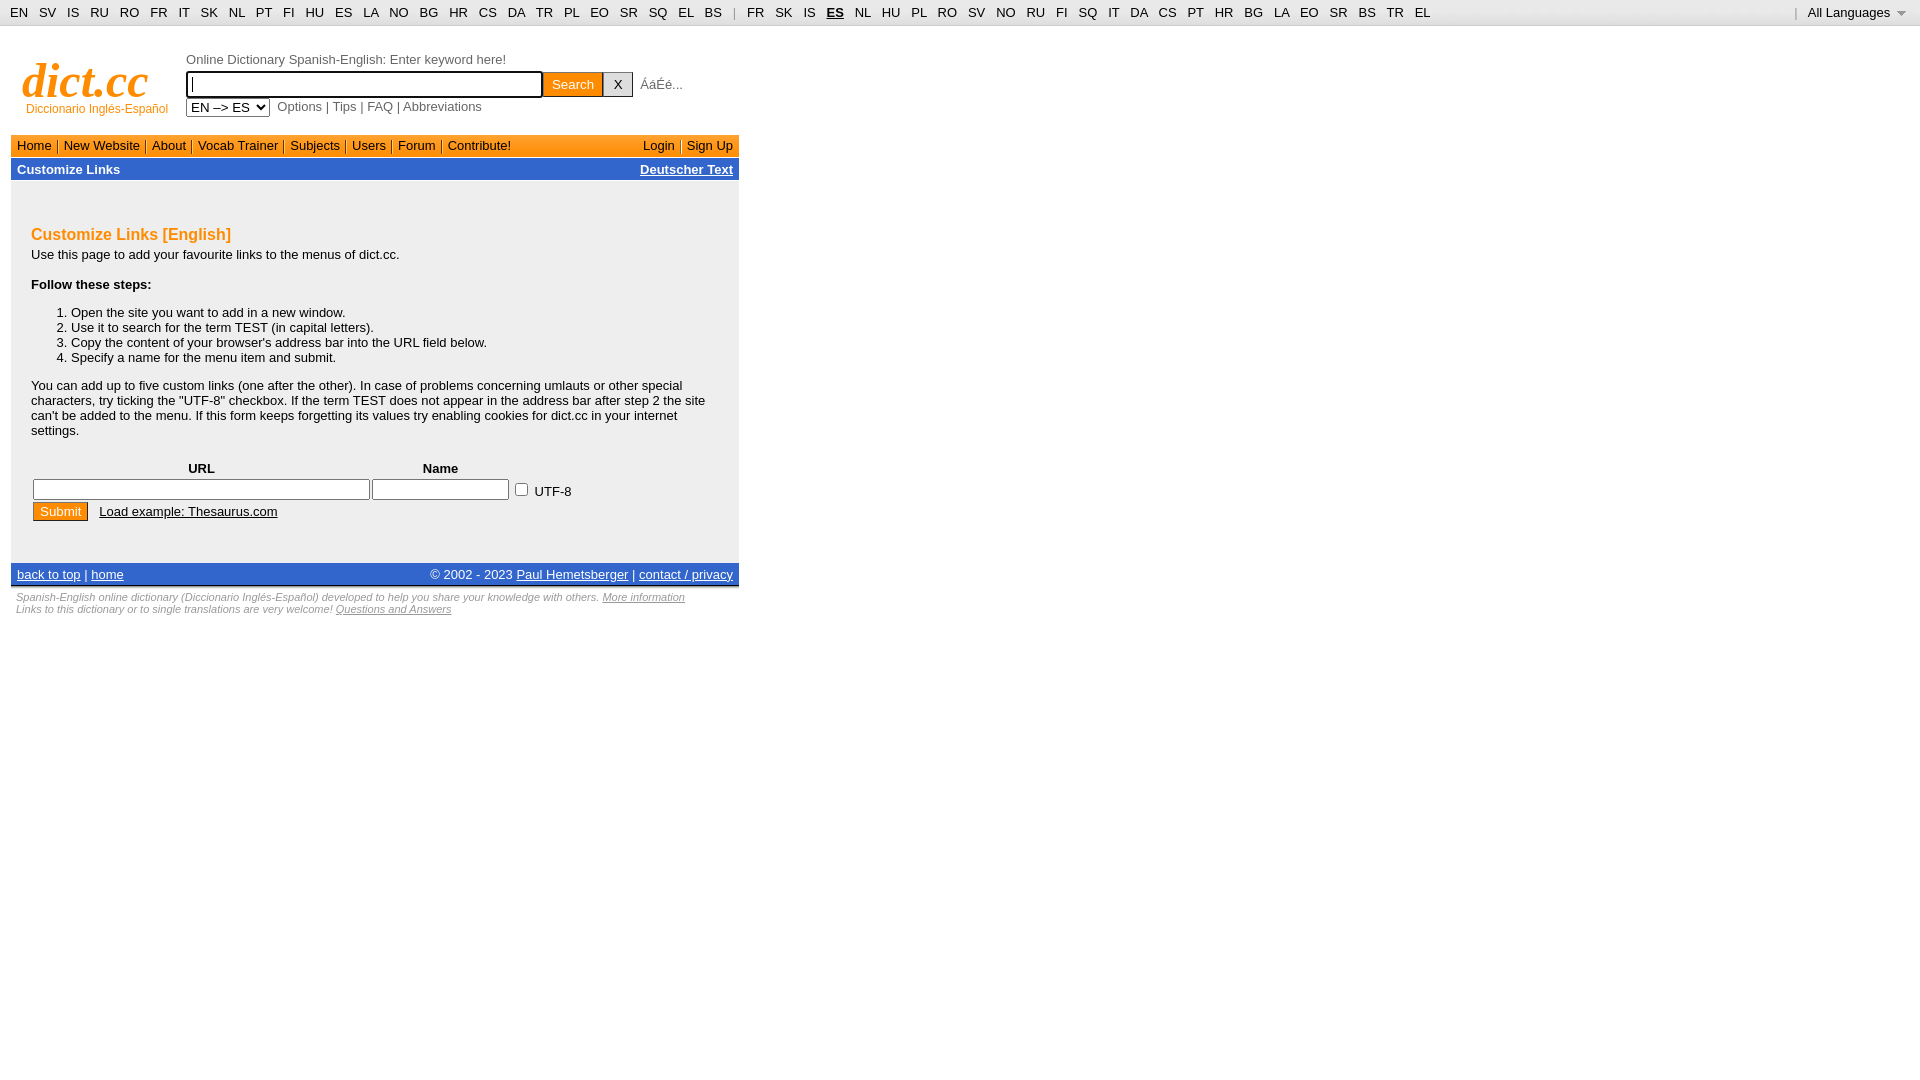  Describe the element at coordinates (782, 12) in the screenshot. I see `'SK'` at that location.